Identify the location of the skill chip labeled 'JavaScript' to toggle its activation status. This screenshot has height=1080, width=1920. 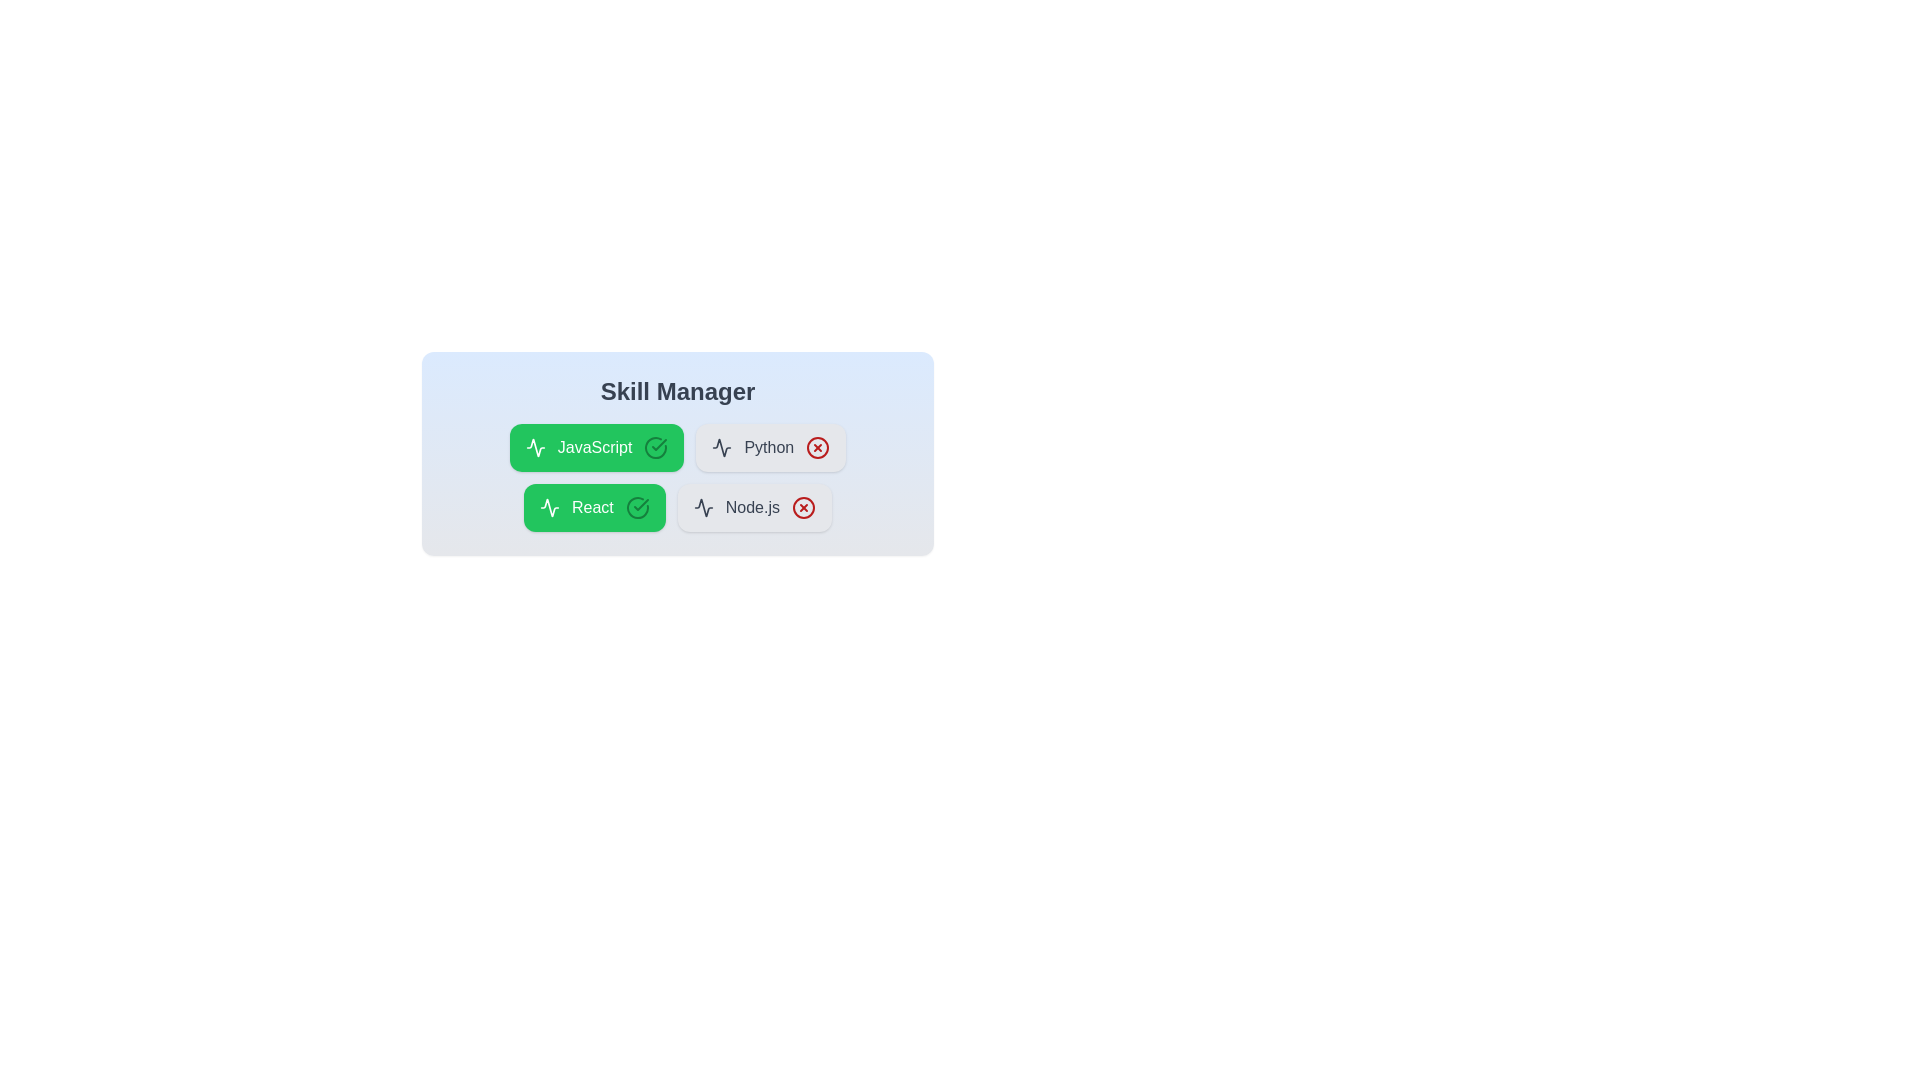
(595, 446).